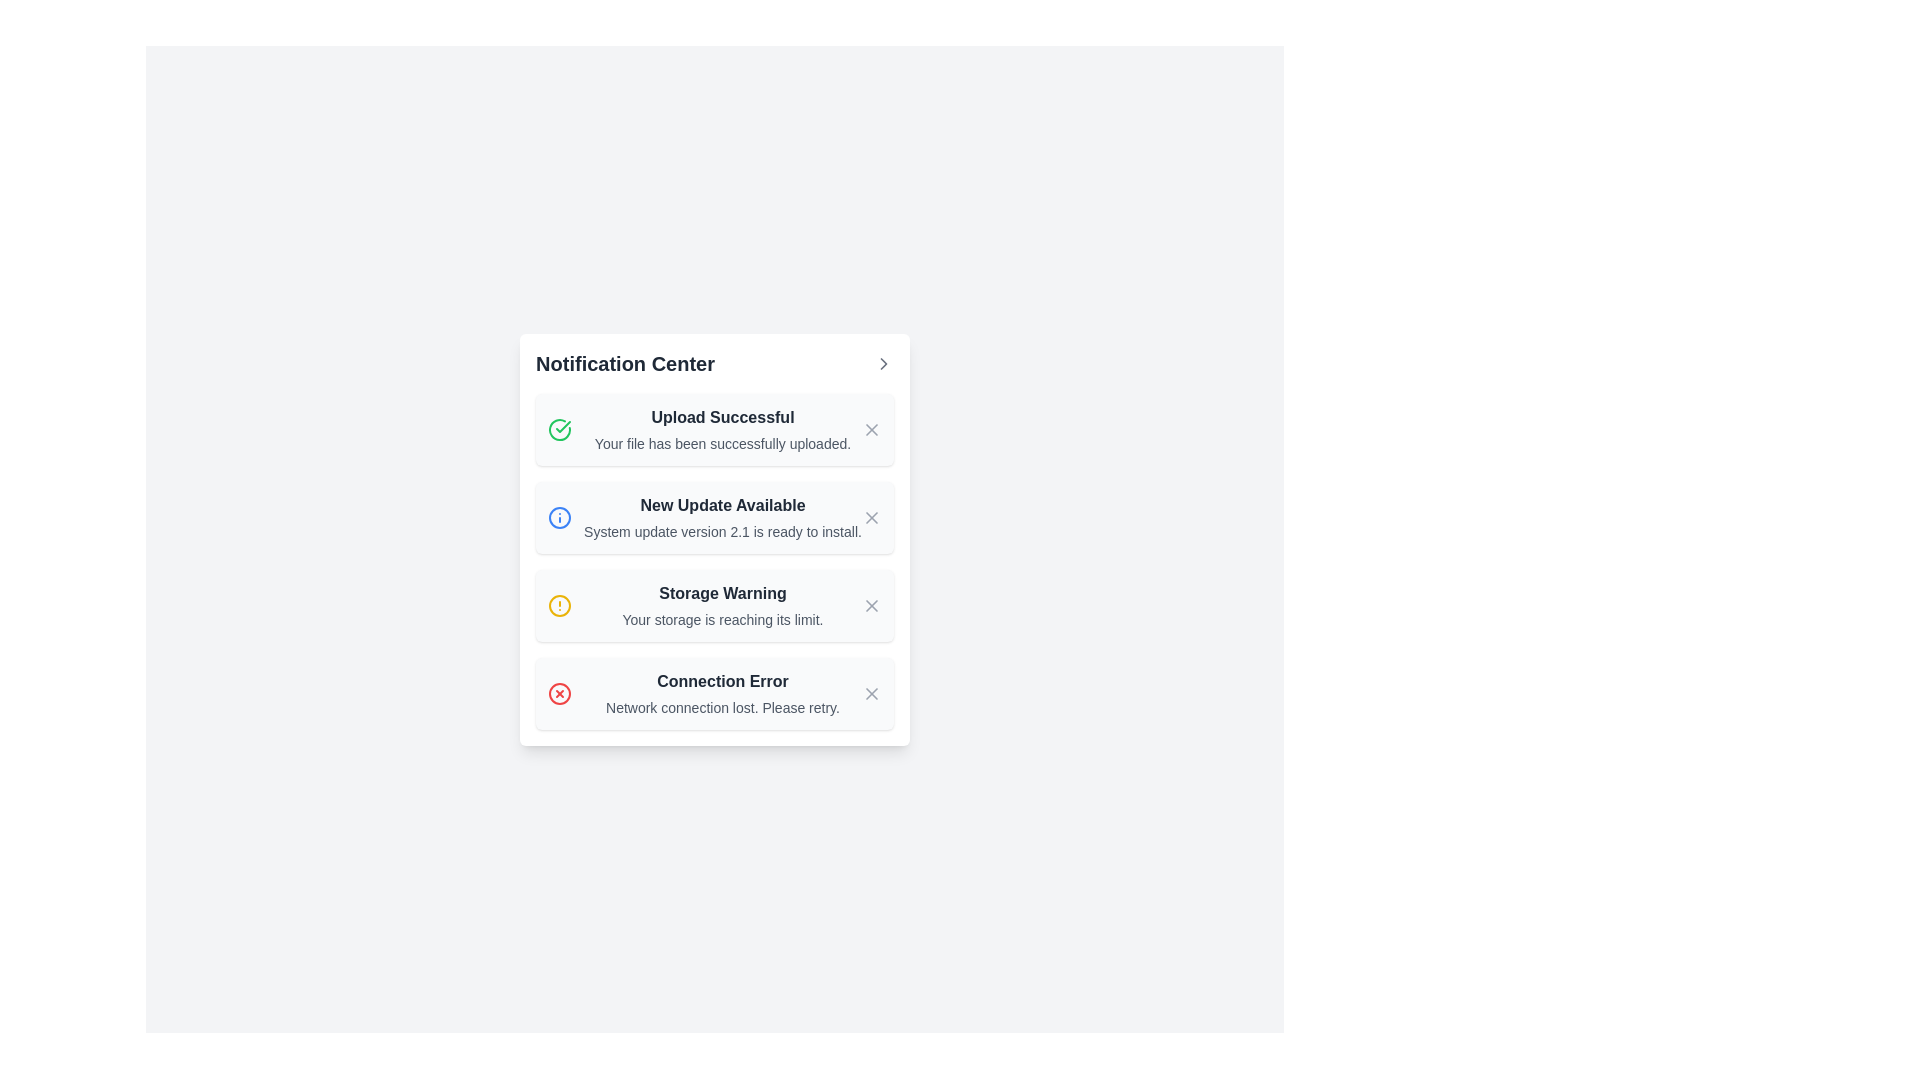 The image size is (1920, 1080). What do you see at coordinates (722, 416) in the screenshot?
I see `text from the bold 'Upload Successful' label located in the Notification Center, which is centered and has a dark gray font over a light background` at bounding box center [722, 416].